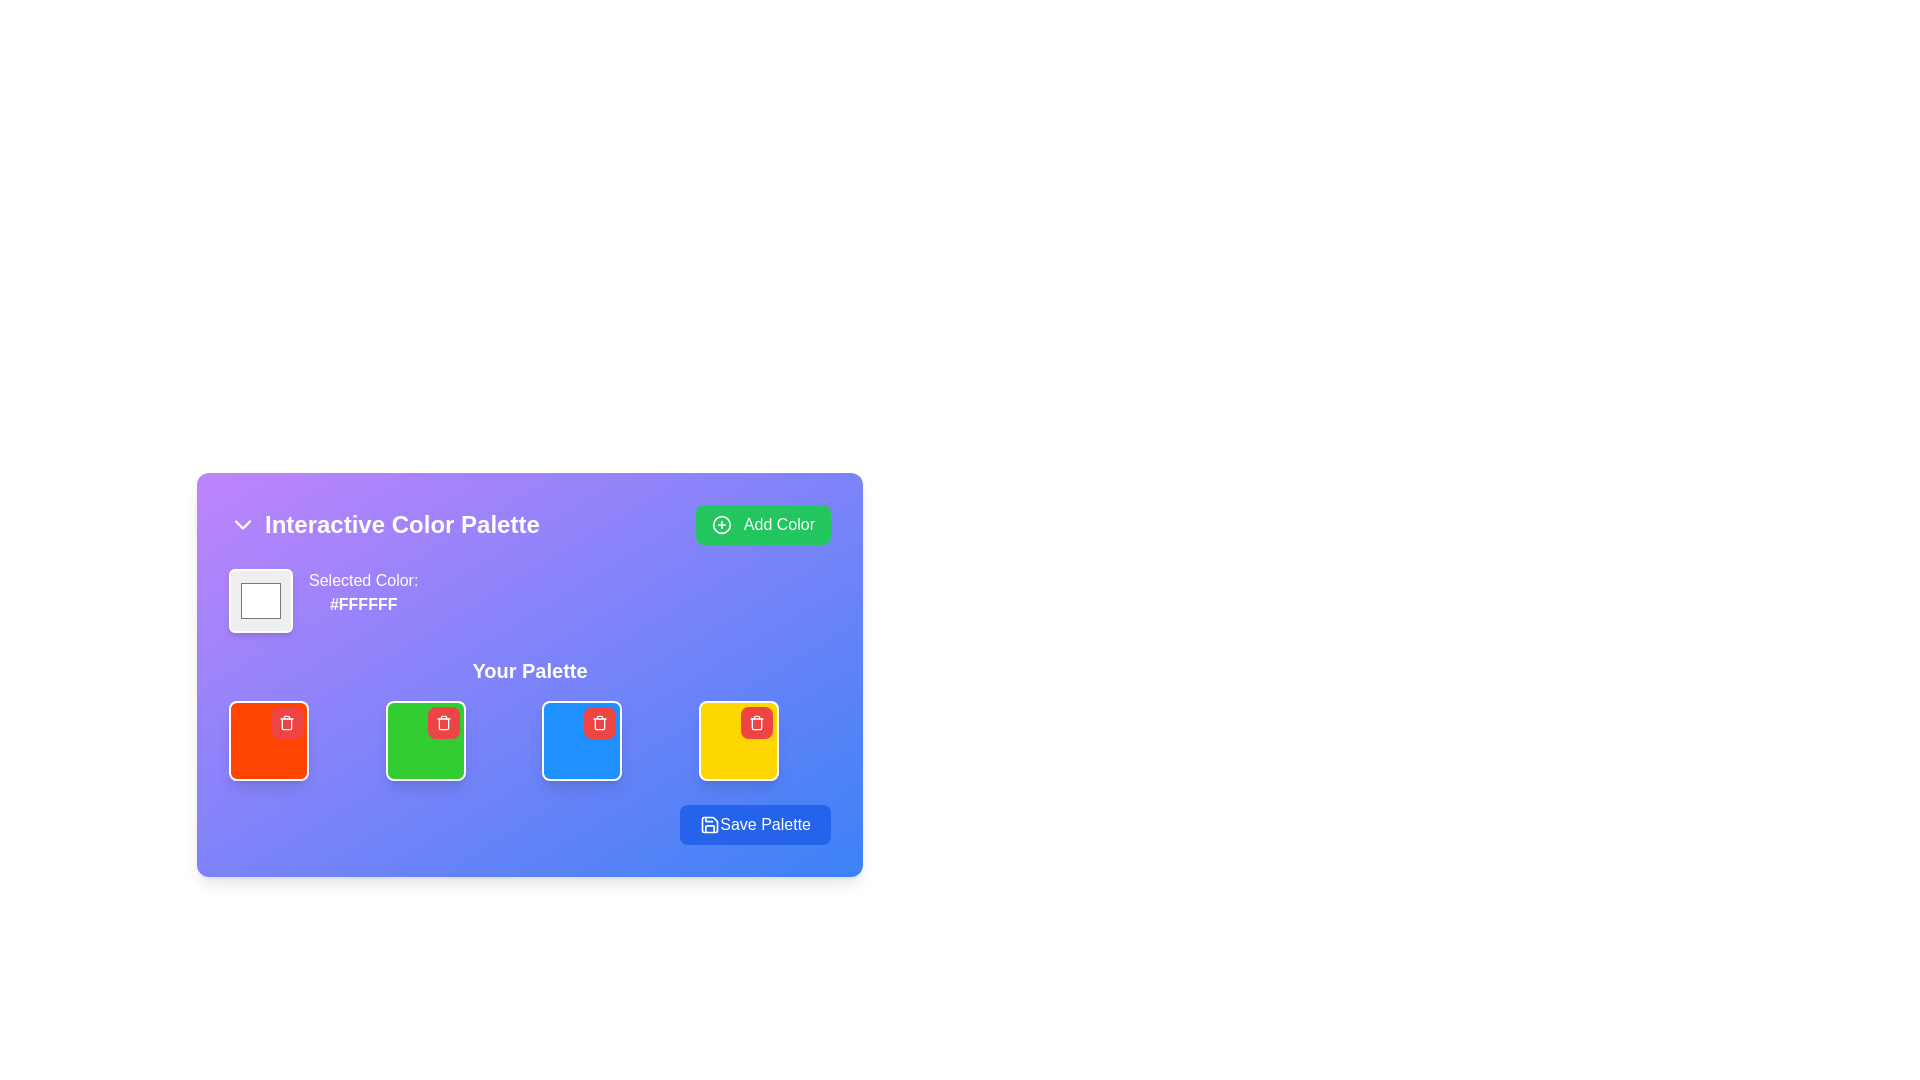  I want to click on the red trash can icon, which is the third delete icon in the 'Your Palette' section, so click(442, 722).